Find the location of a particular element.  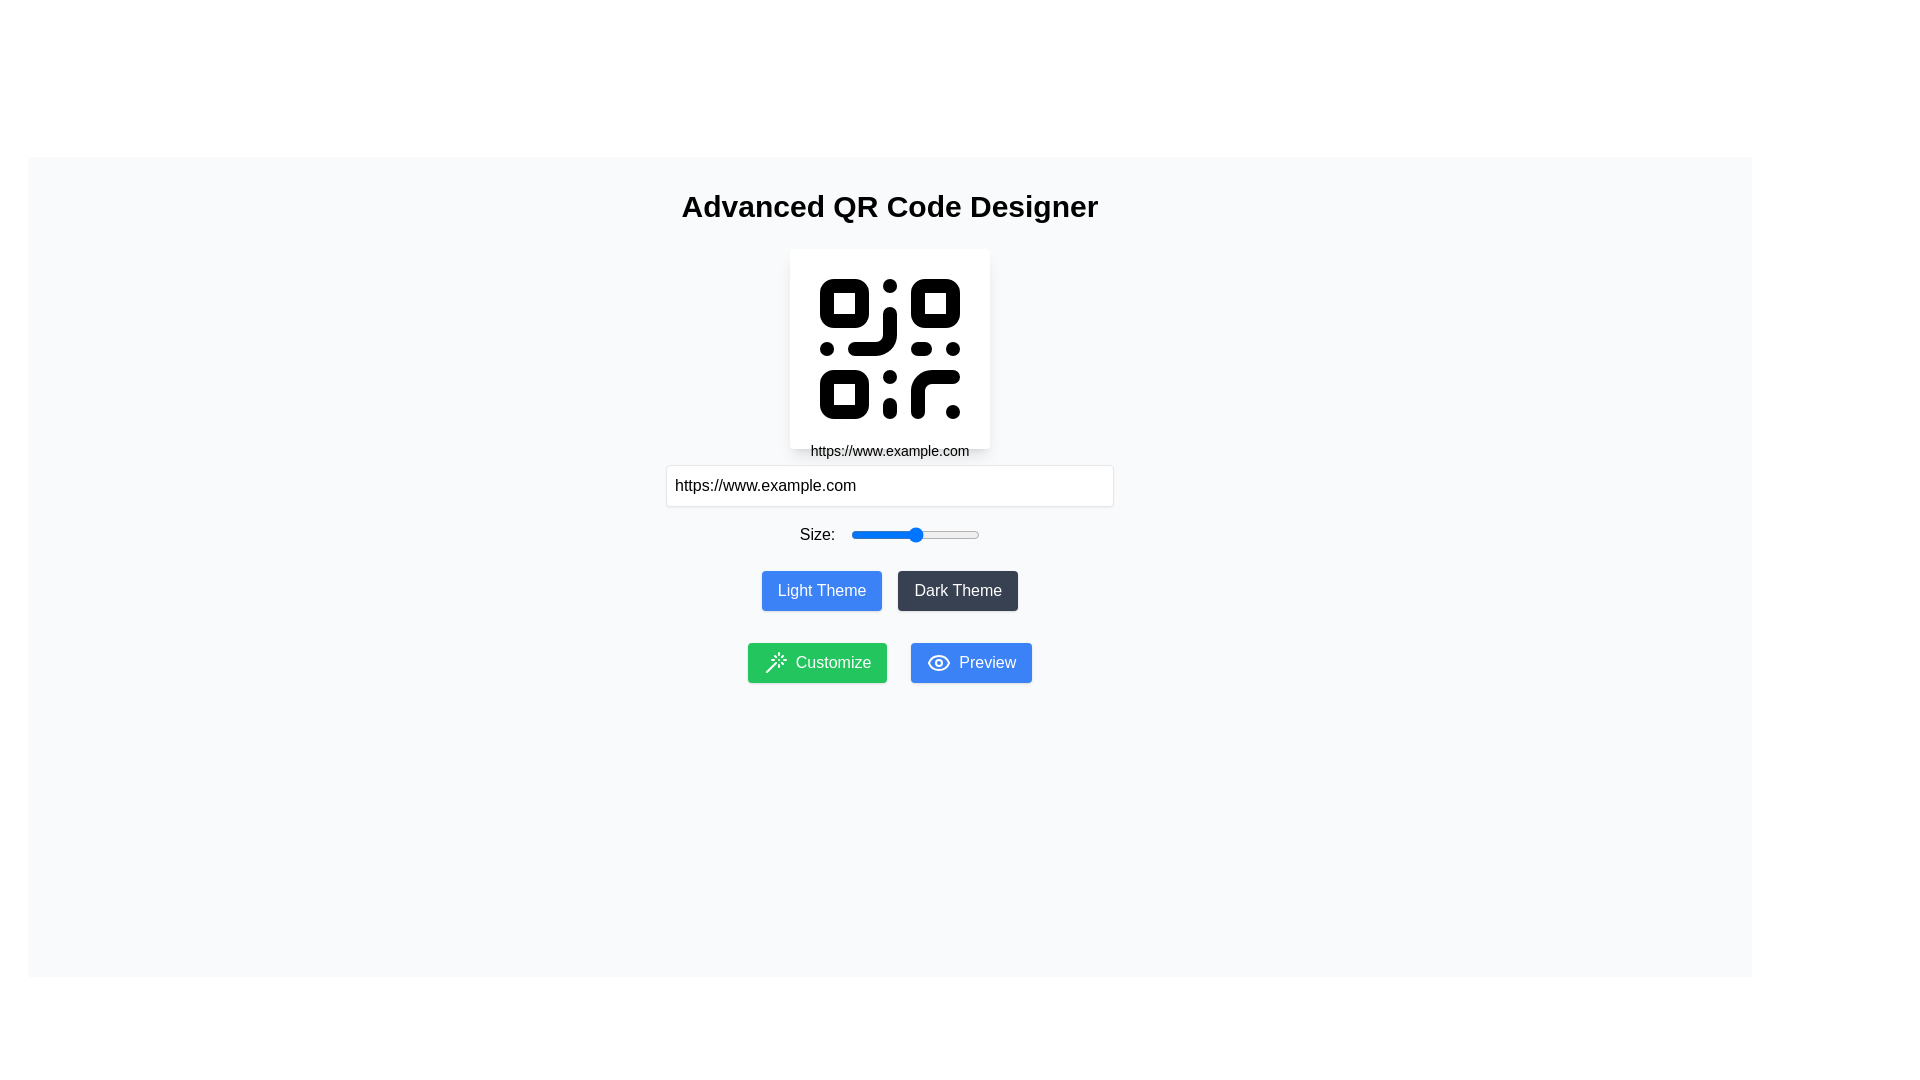

the size is located at coordinates (943, 534).